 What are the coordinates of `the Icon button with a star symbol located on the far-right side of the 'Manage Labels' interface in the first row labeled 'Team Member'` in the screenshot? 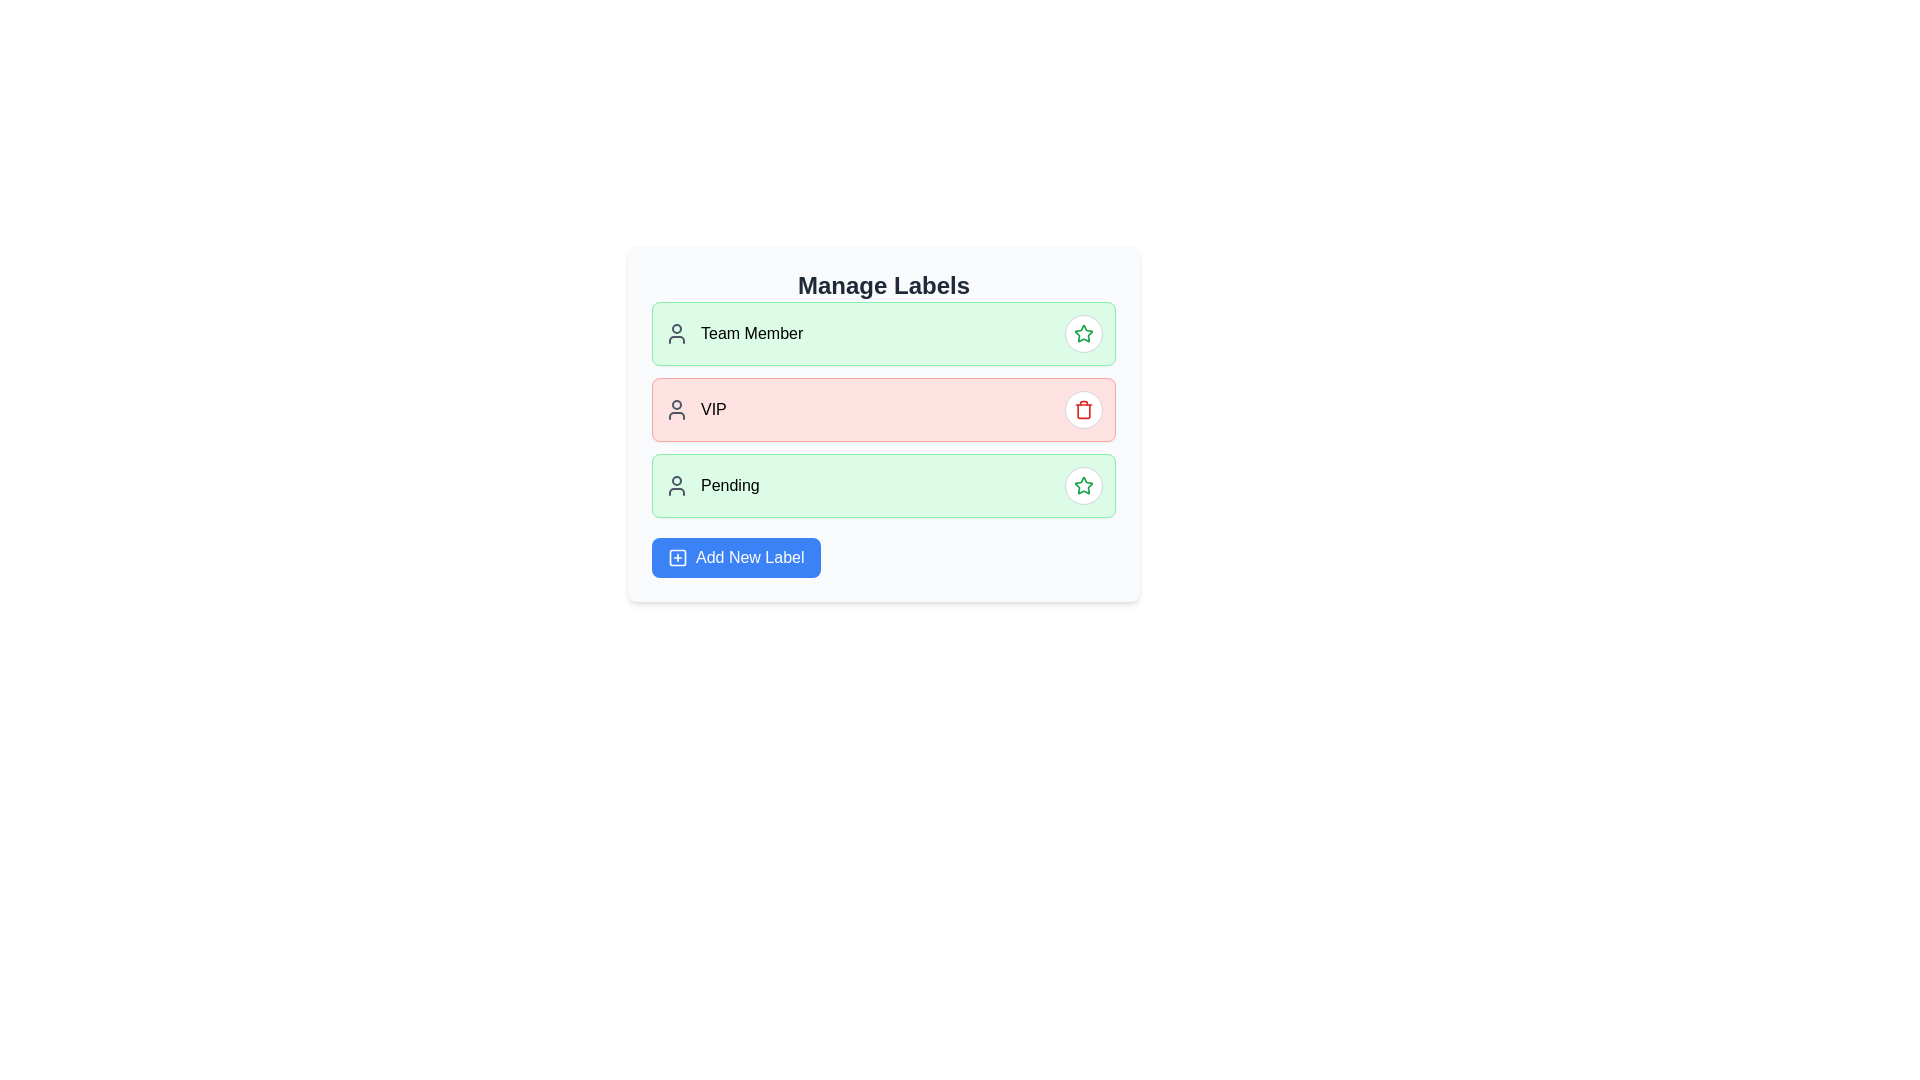 It's located at (1083, 486).